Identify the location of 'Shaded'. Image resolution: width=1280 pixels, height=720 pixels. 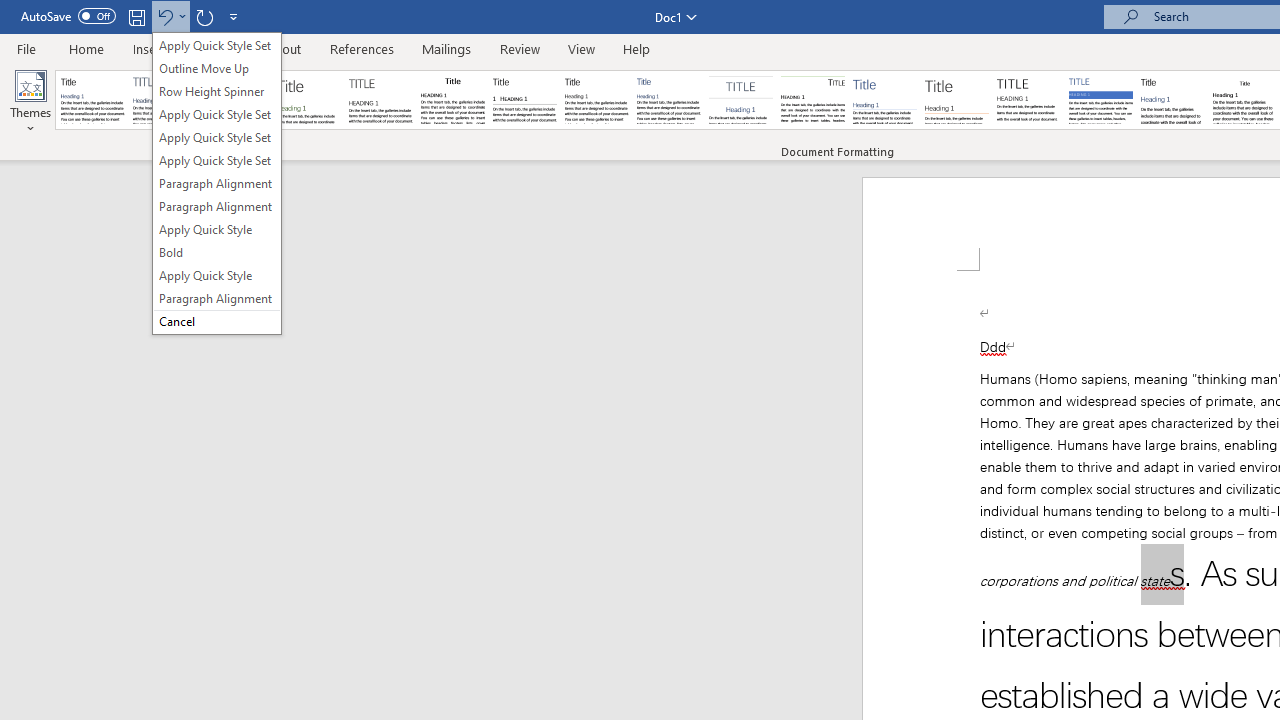
(1099, 100).